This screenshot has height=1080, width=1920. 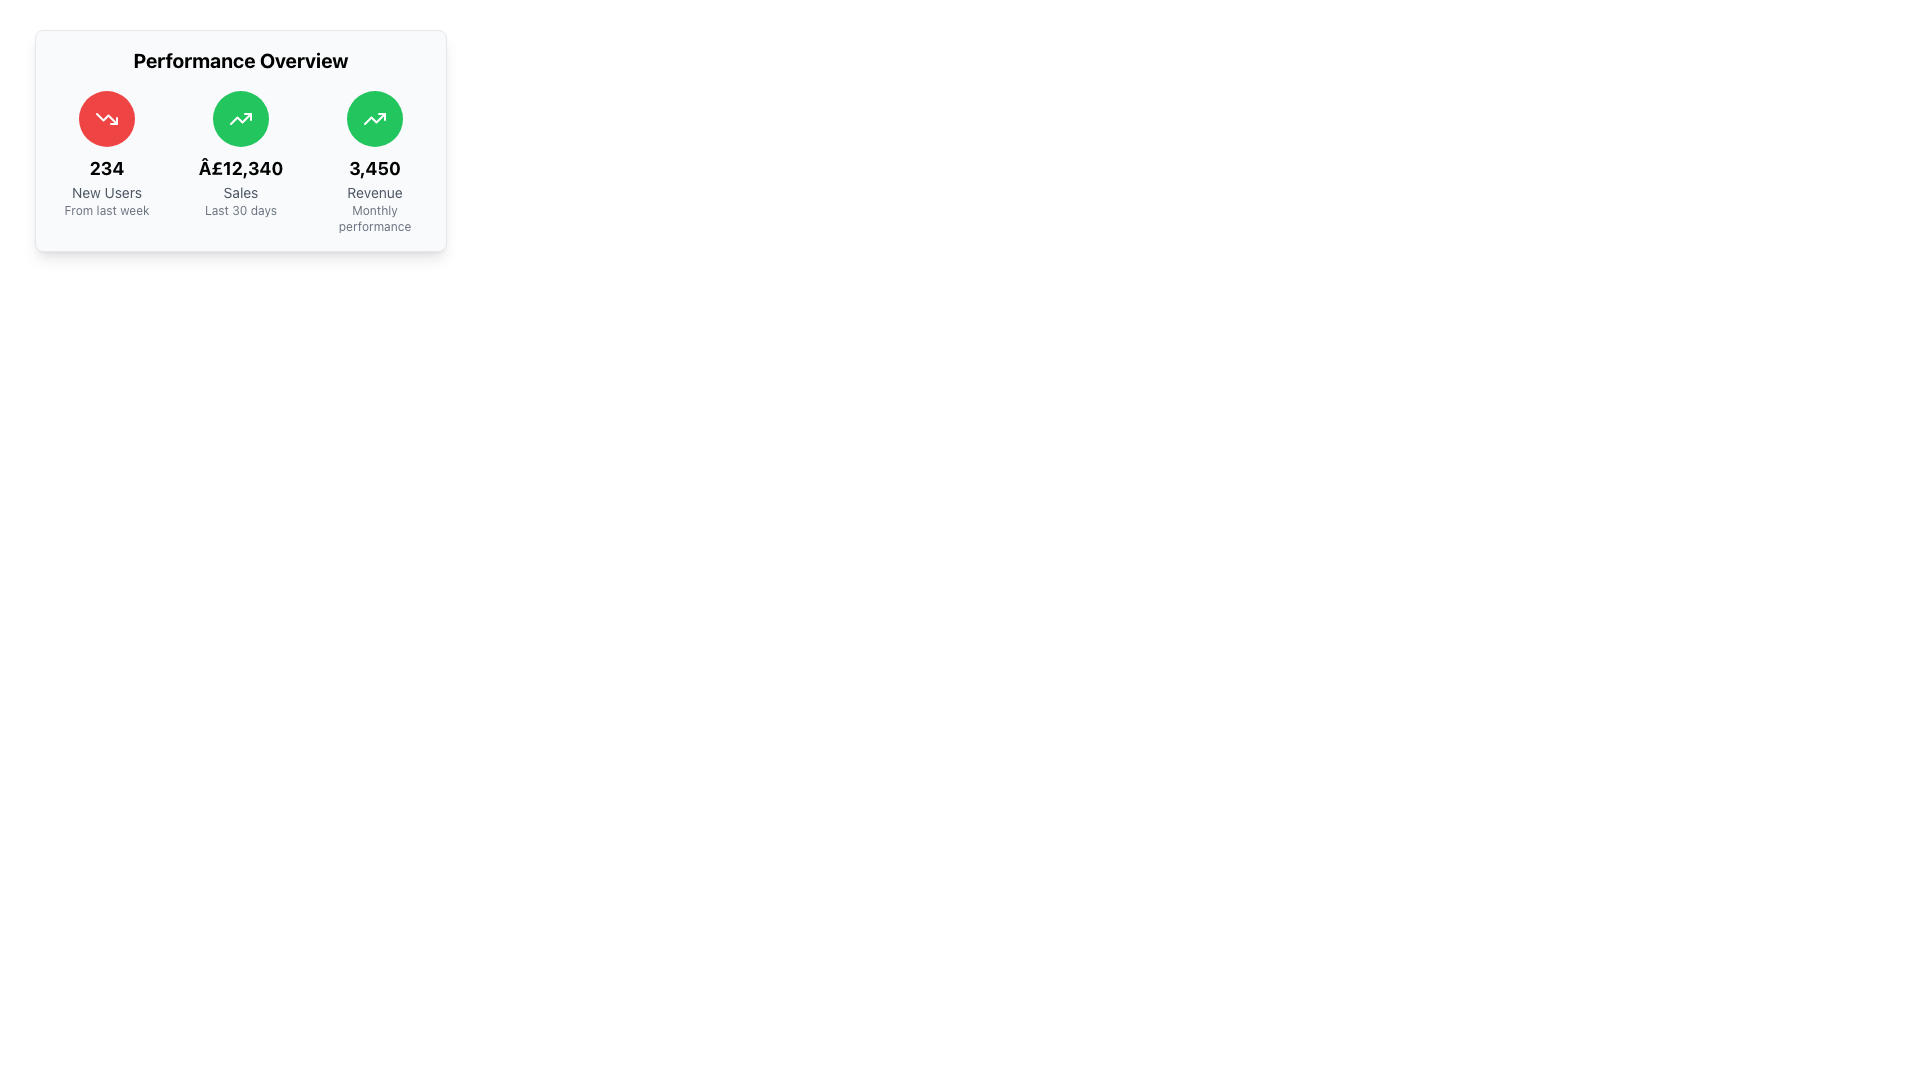 I want to click on the upward trend icon, which features a green background and white accents, located above the '£12,340' text in the interface, so click(x=240, y=119).